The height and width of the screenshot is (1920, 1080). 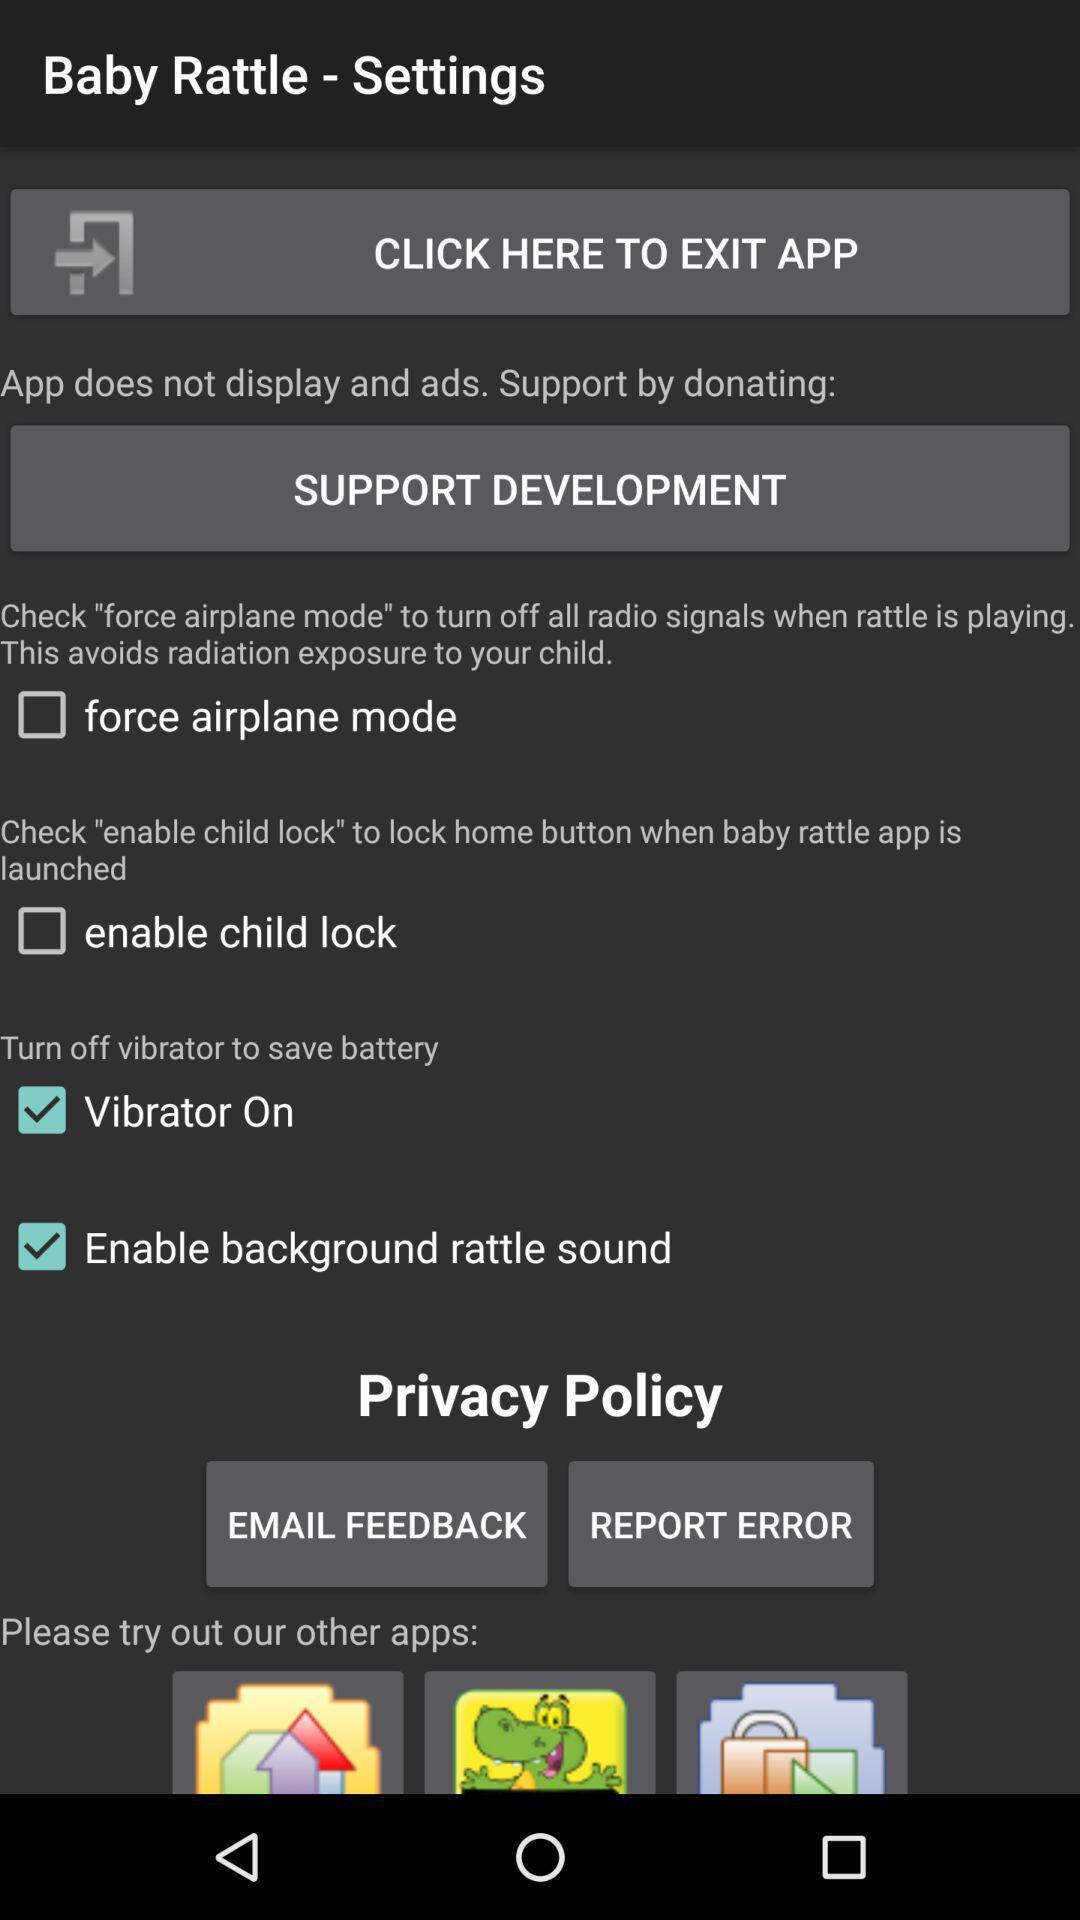 I want to click on another app, so click(x=288, y=1723).